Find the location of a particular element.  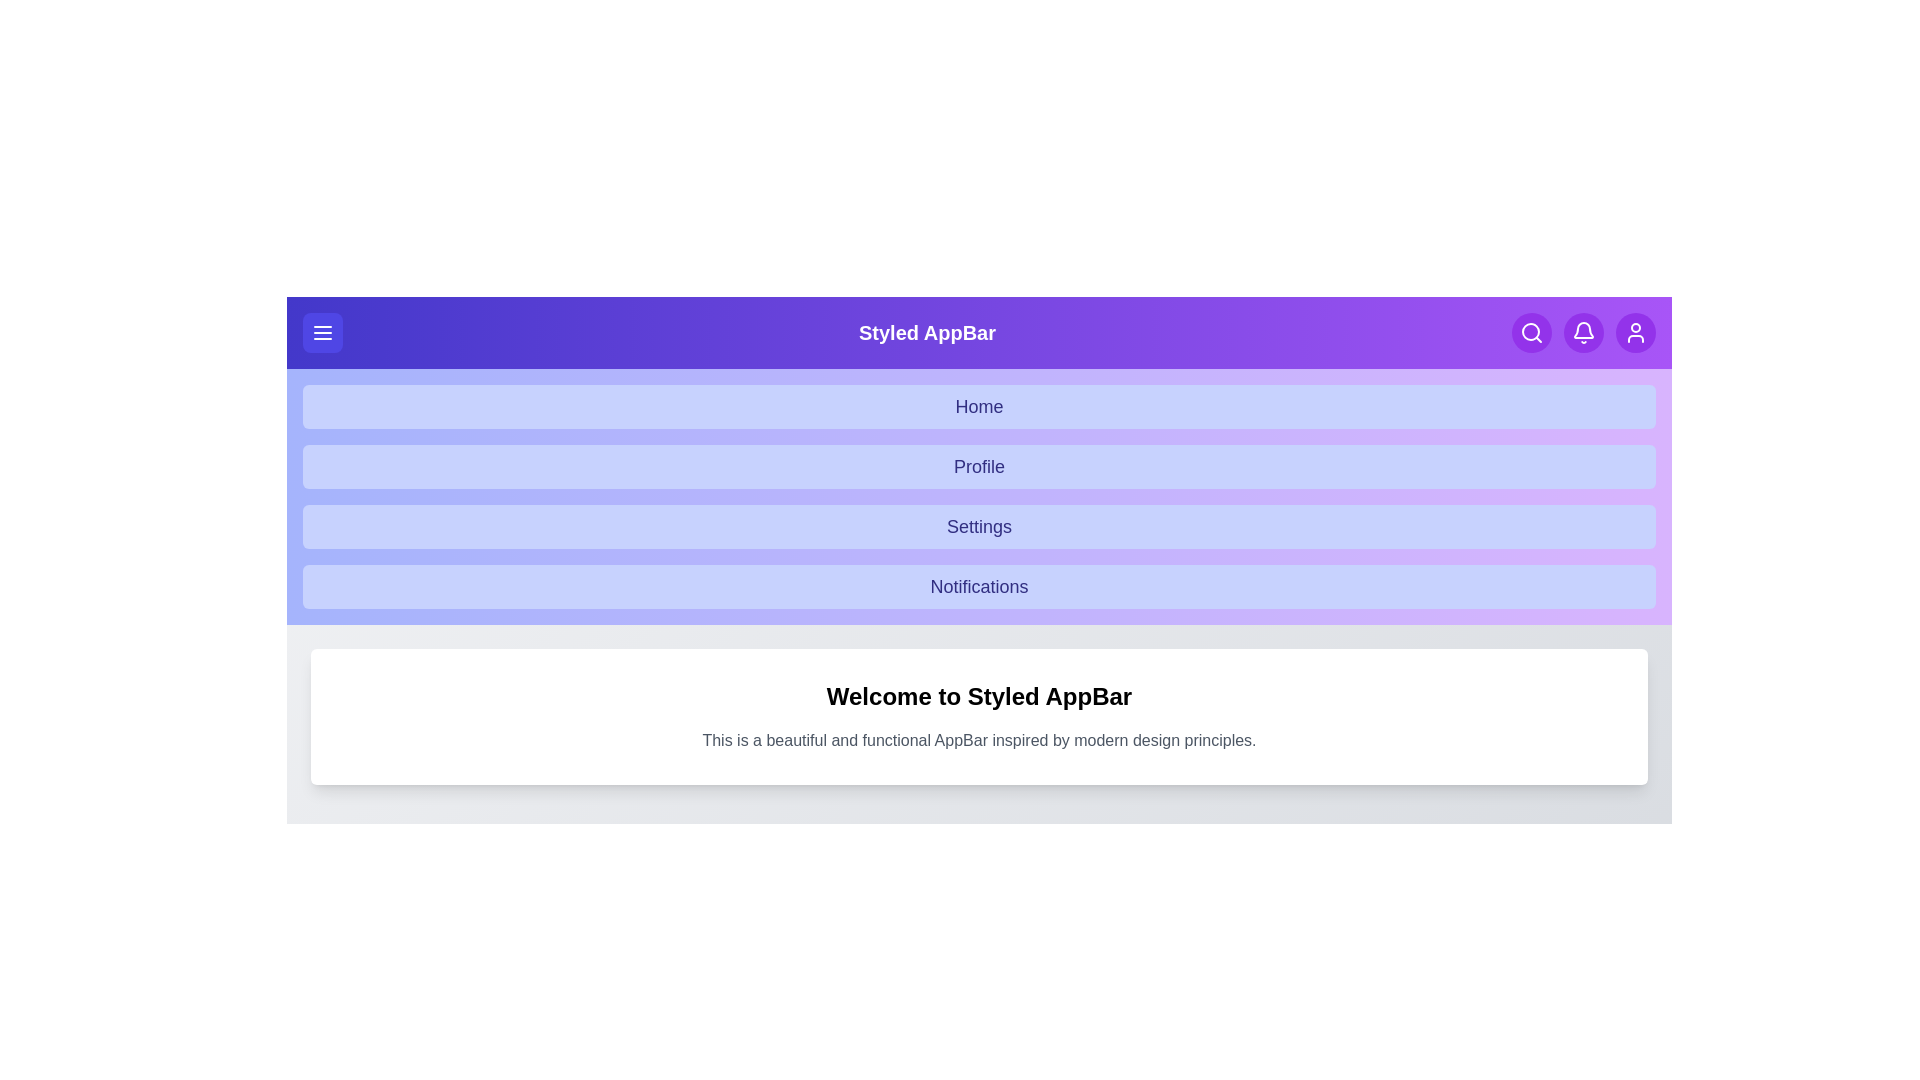

menu toggle button to toggle the menu visibility is located at coordinates (322, 331).